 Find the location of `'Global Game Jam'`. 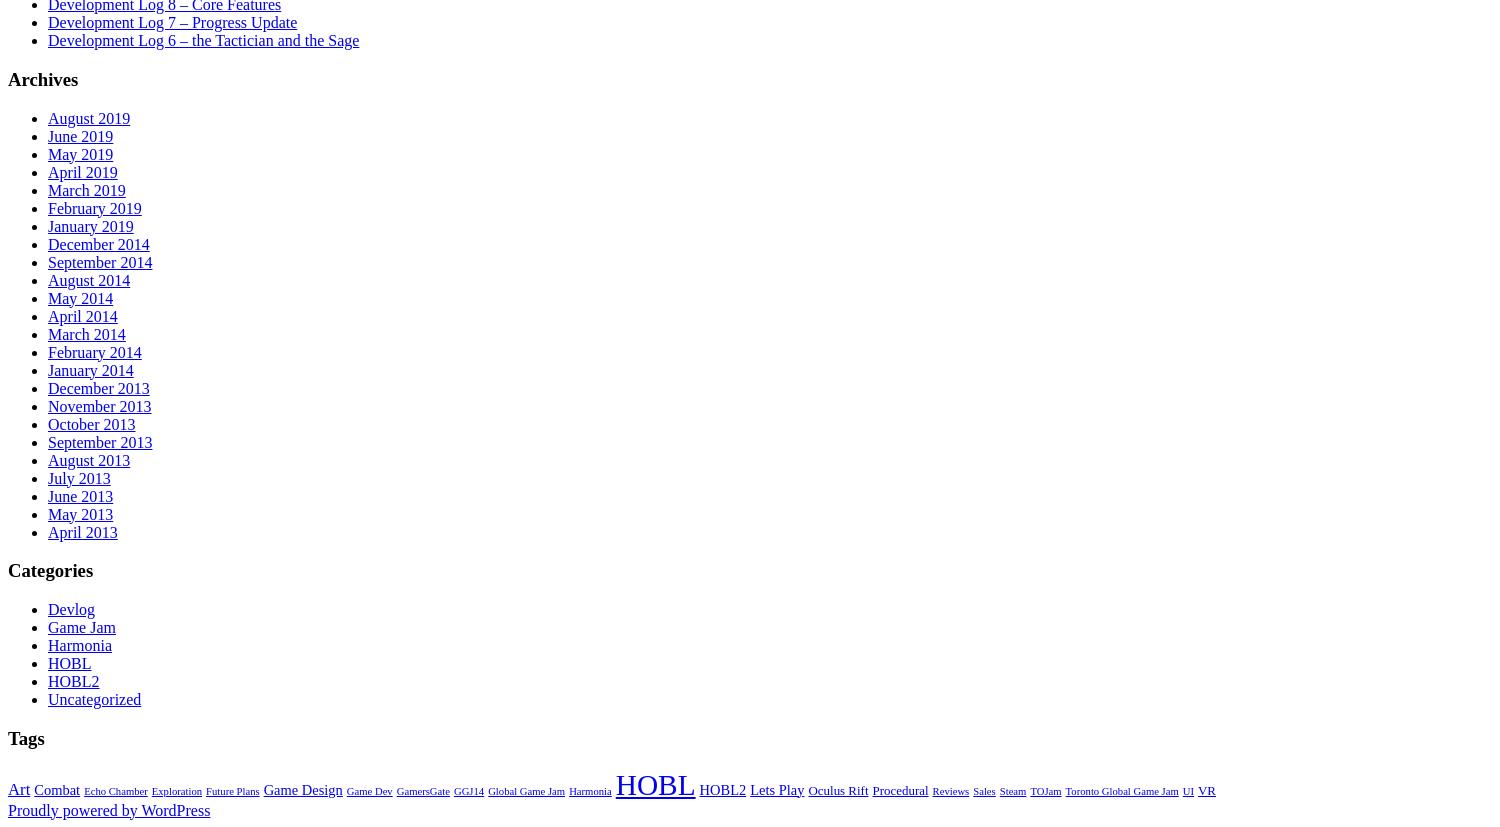

'Global Game Jam' is located at coordinates (526, 790).